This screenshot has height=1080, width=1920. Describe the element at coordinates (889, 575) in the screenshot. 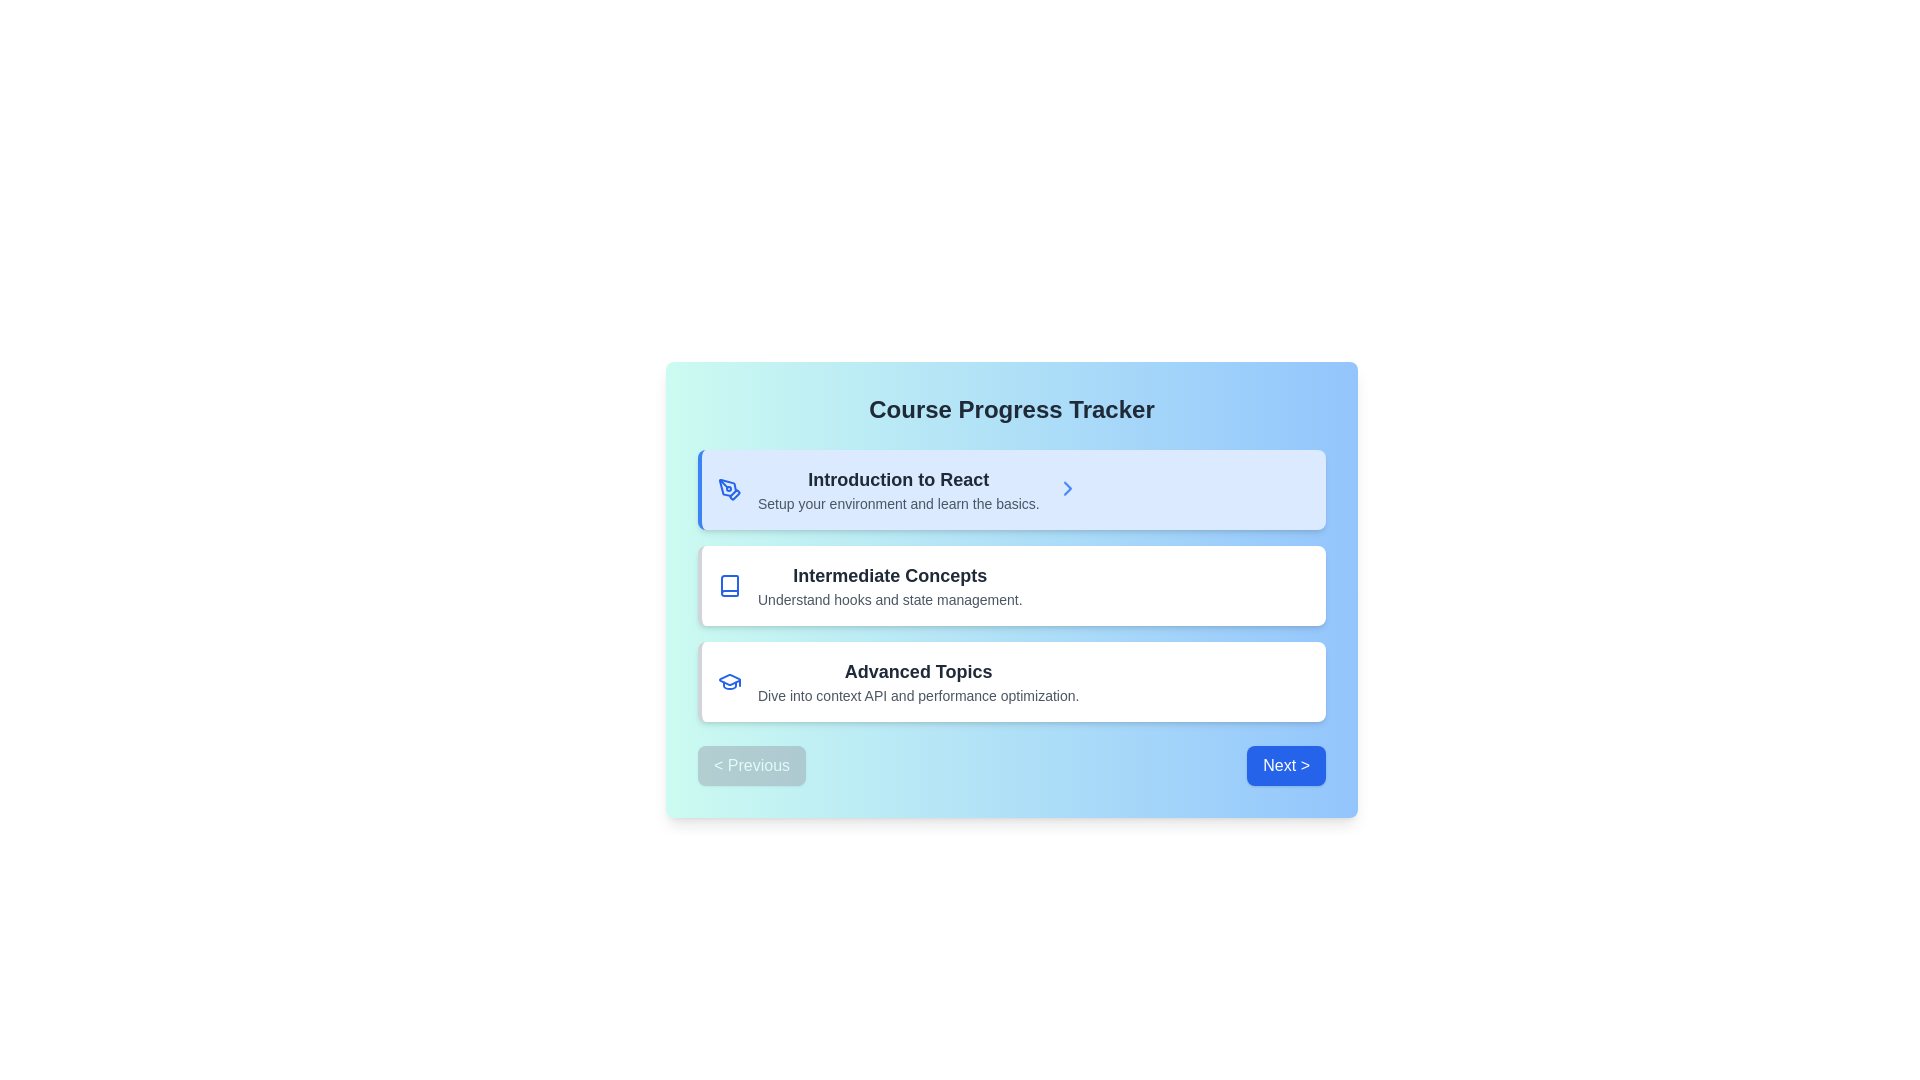

I see `the header text displaying 'Intermediate Concepts' in bold, dark gray font, which is centrally located in the main content area of the UI` at that location.